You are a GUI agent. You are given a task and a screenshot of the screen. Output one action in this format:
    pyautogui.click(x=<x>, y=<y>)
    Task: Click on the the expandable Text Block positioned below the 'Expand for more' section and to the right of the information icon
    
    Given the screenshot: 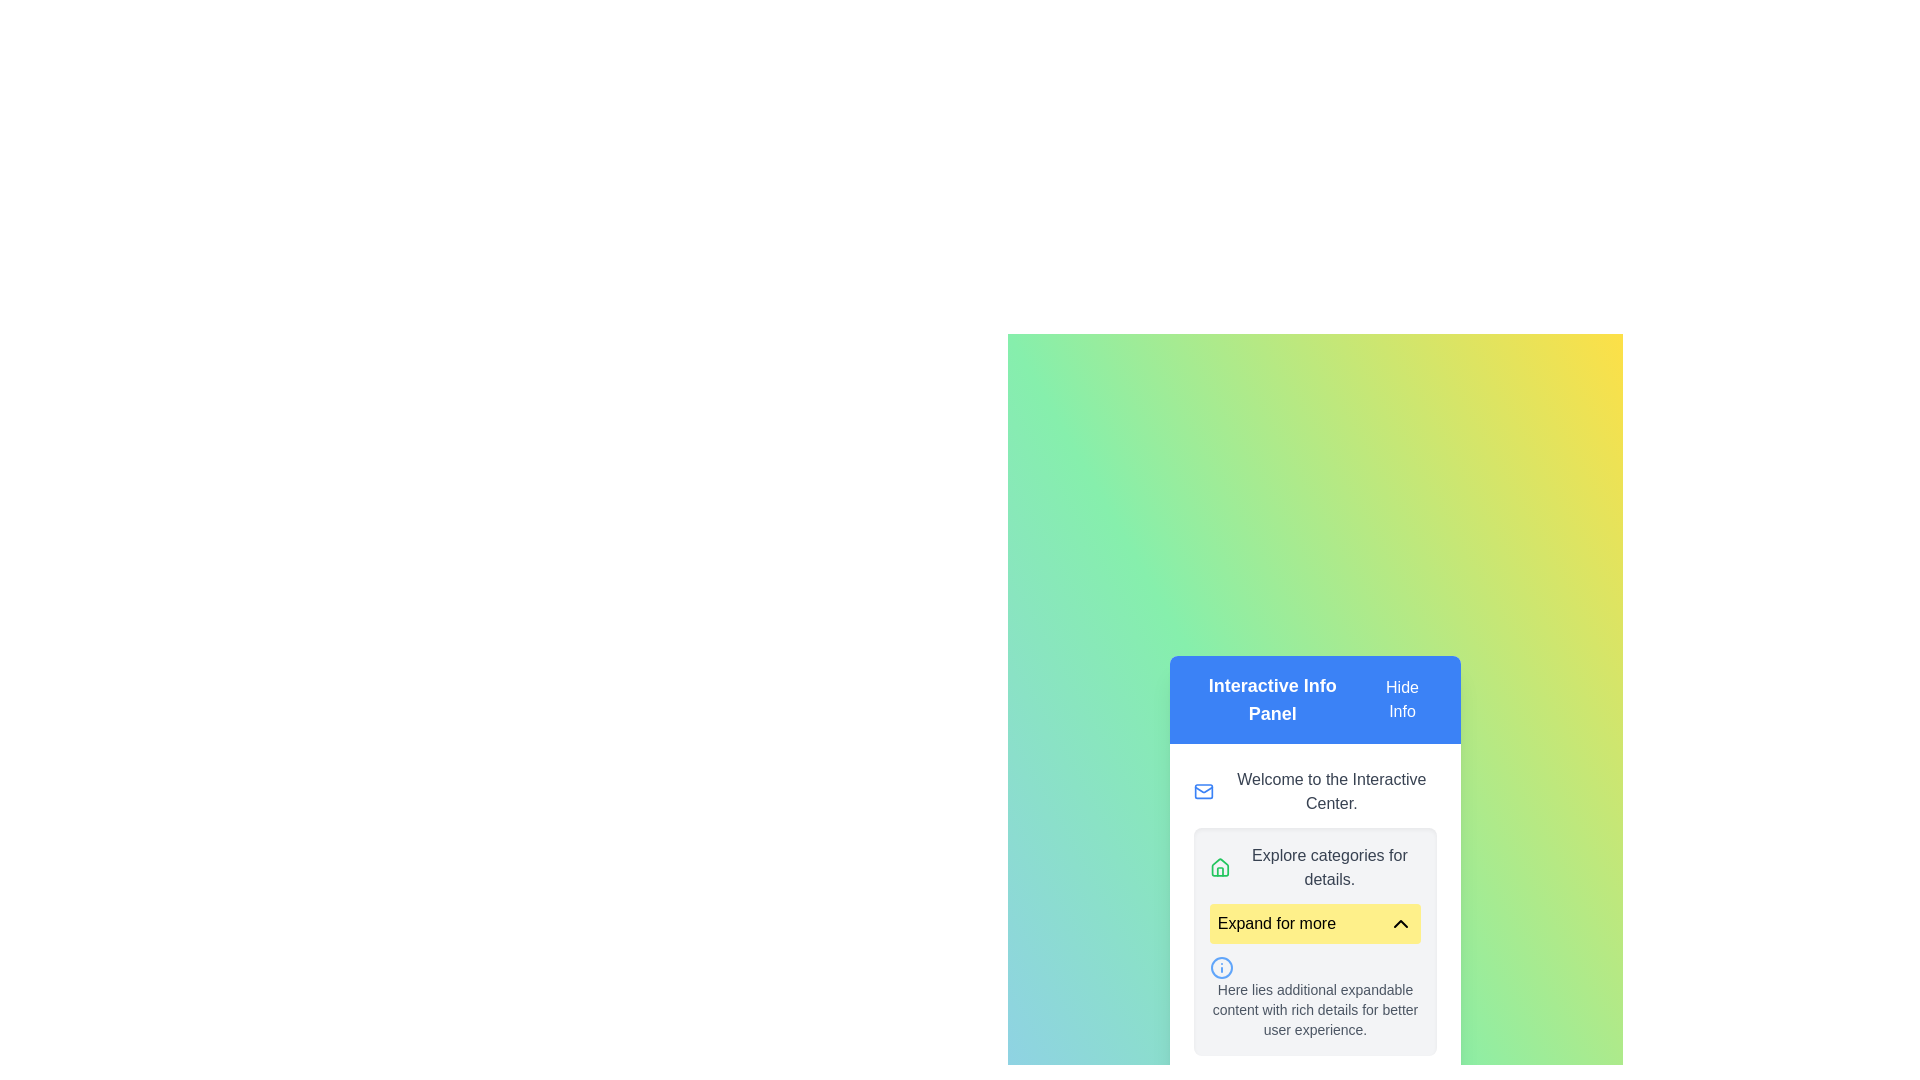 What is the action you would take?
    pyautogui.click(x=1315, y=1010)
    